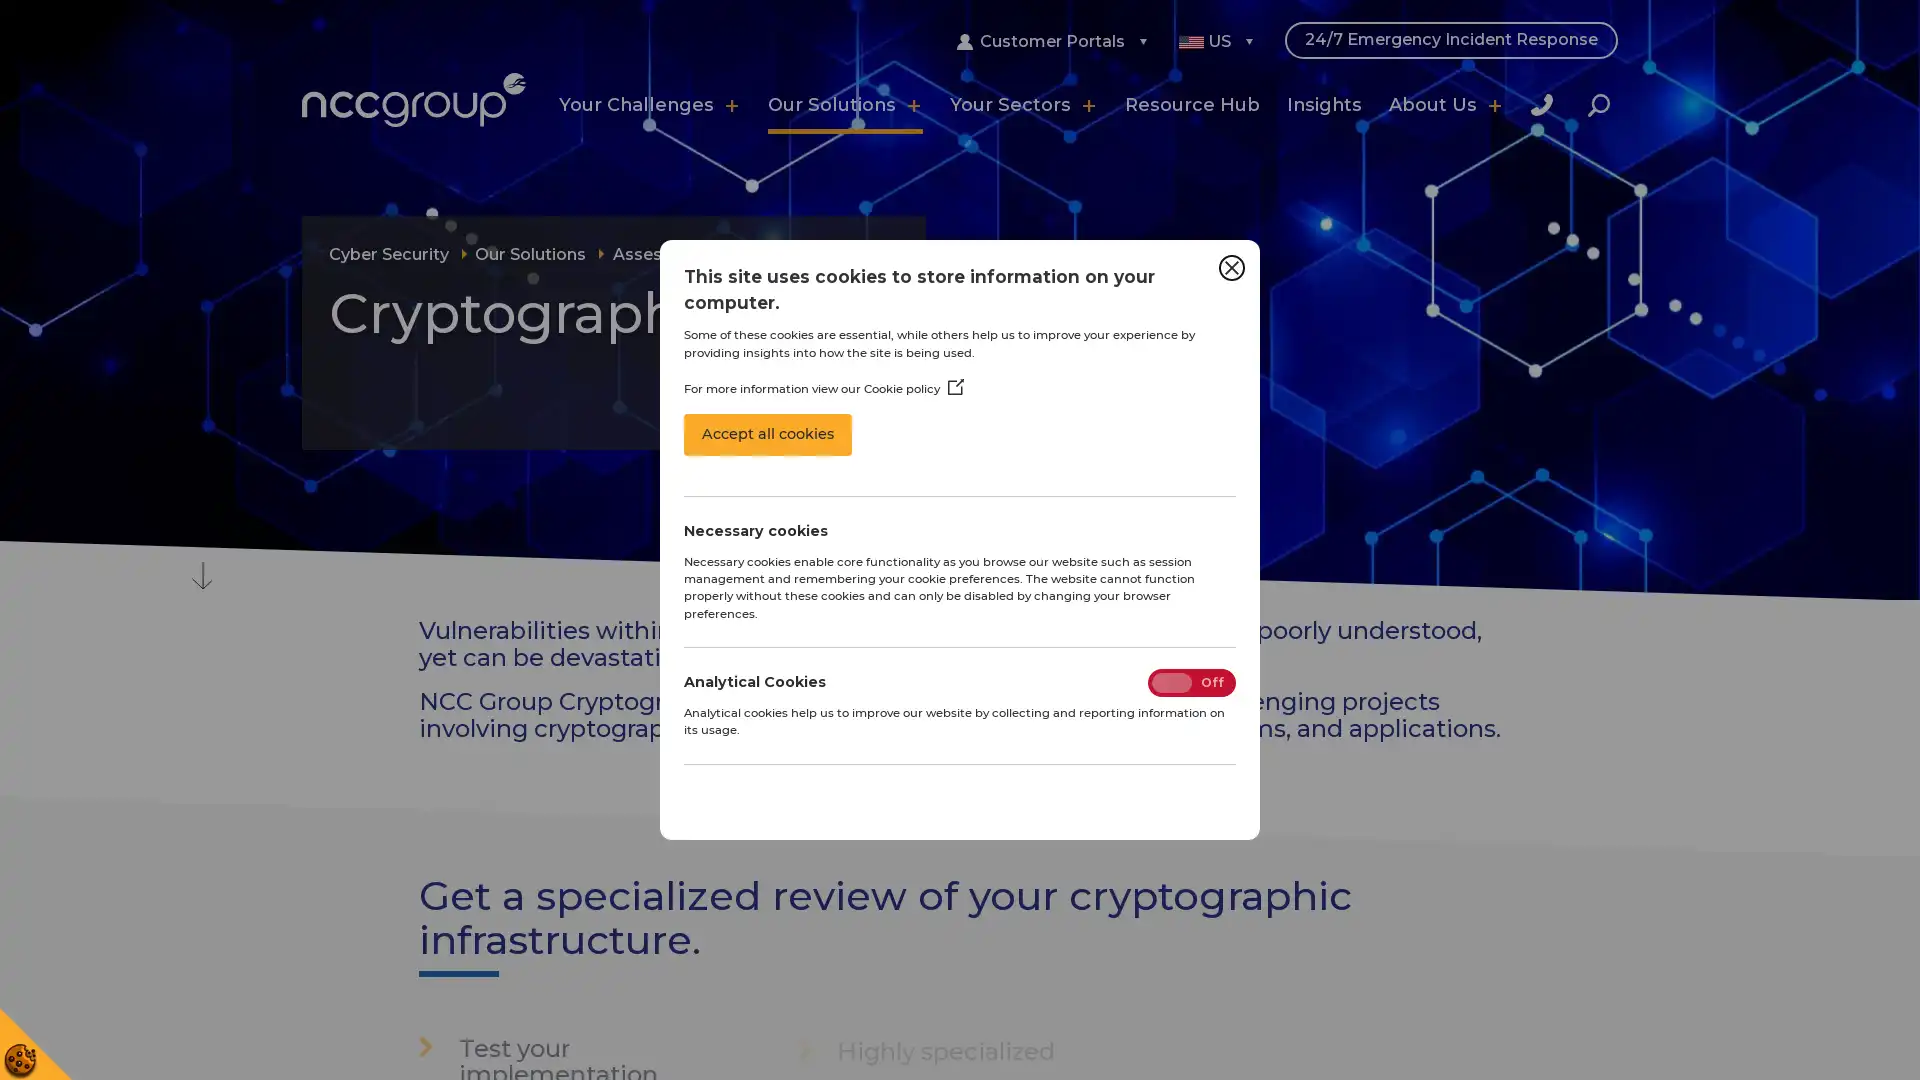  I want to click on Search, so click(1539, 249).